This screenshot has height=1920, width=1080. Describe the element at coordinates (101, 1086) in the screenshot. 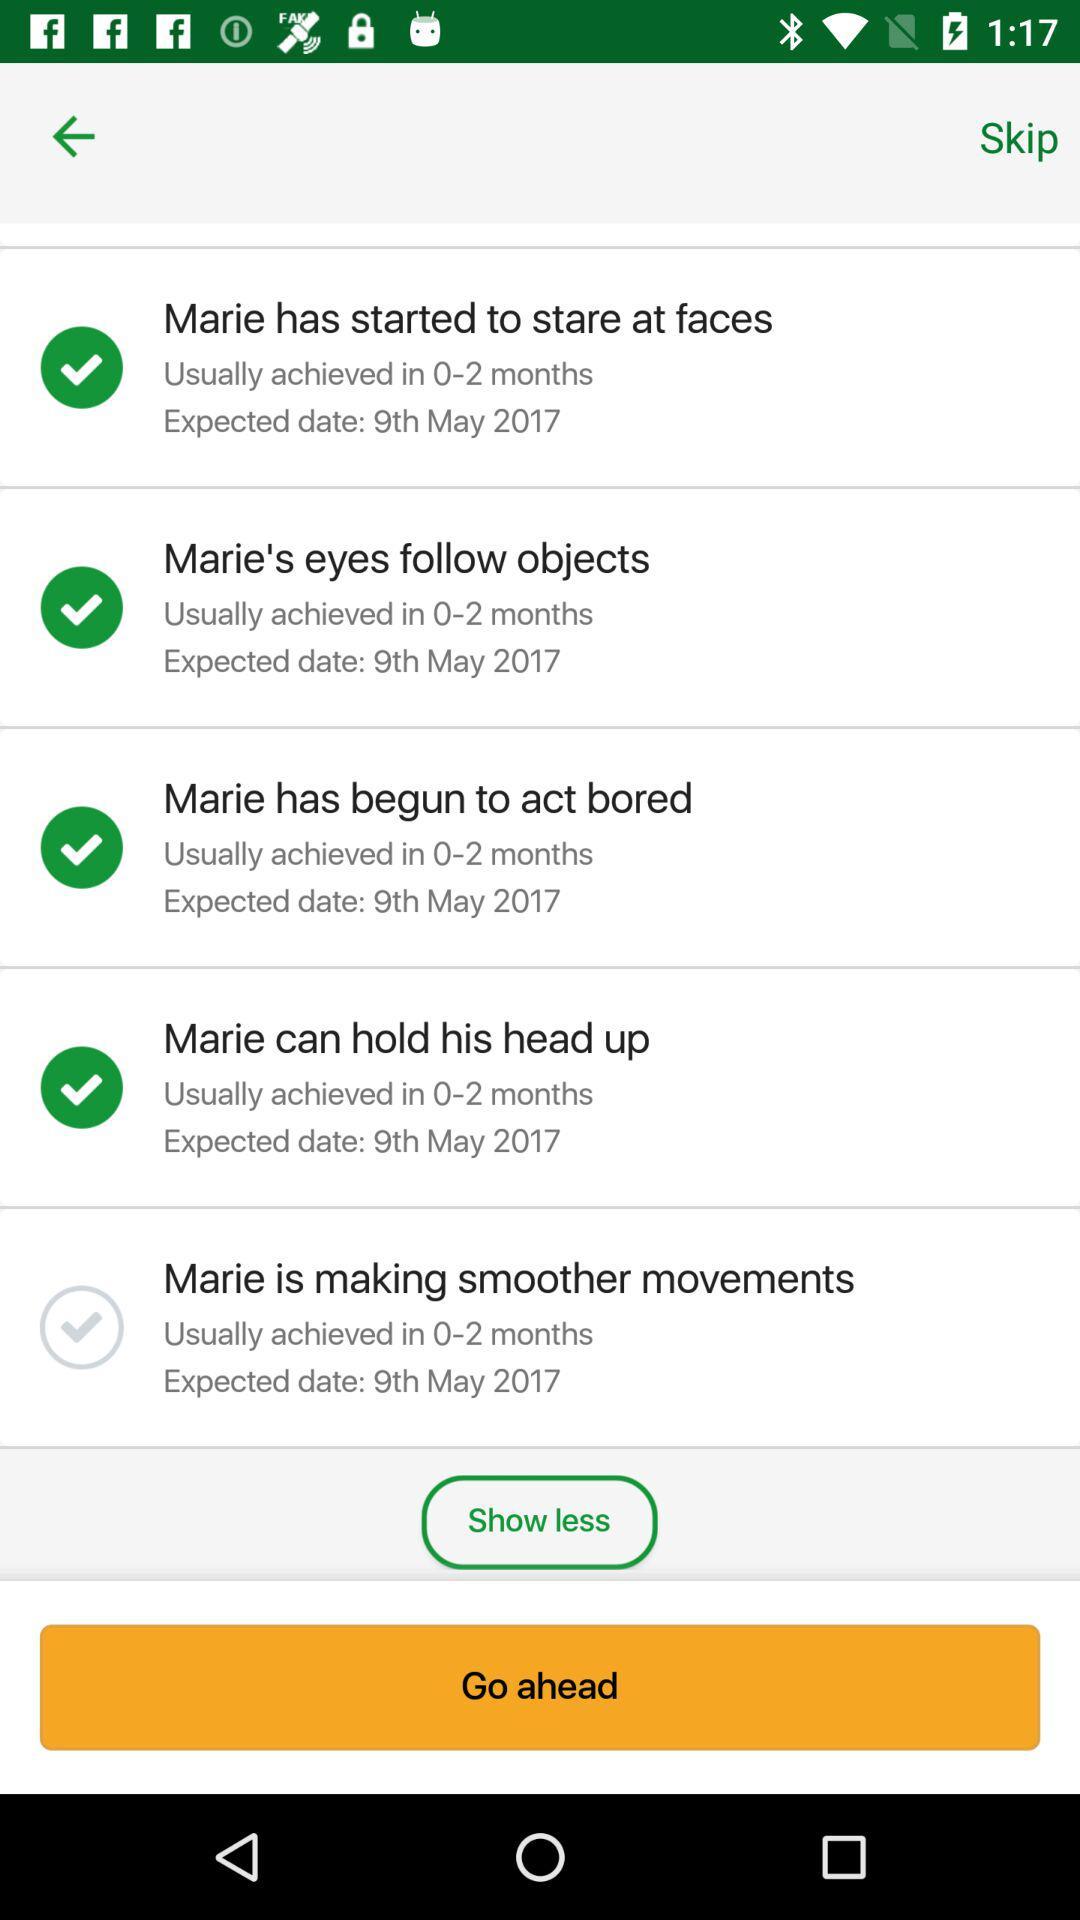

I see `confirm` at that location.